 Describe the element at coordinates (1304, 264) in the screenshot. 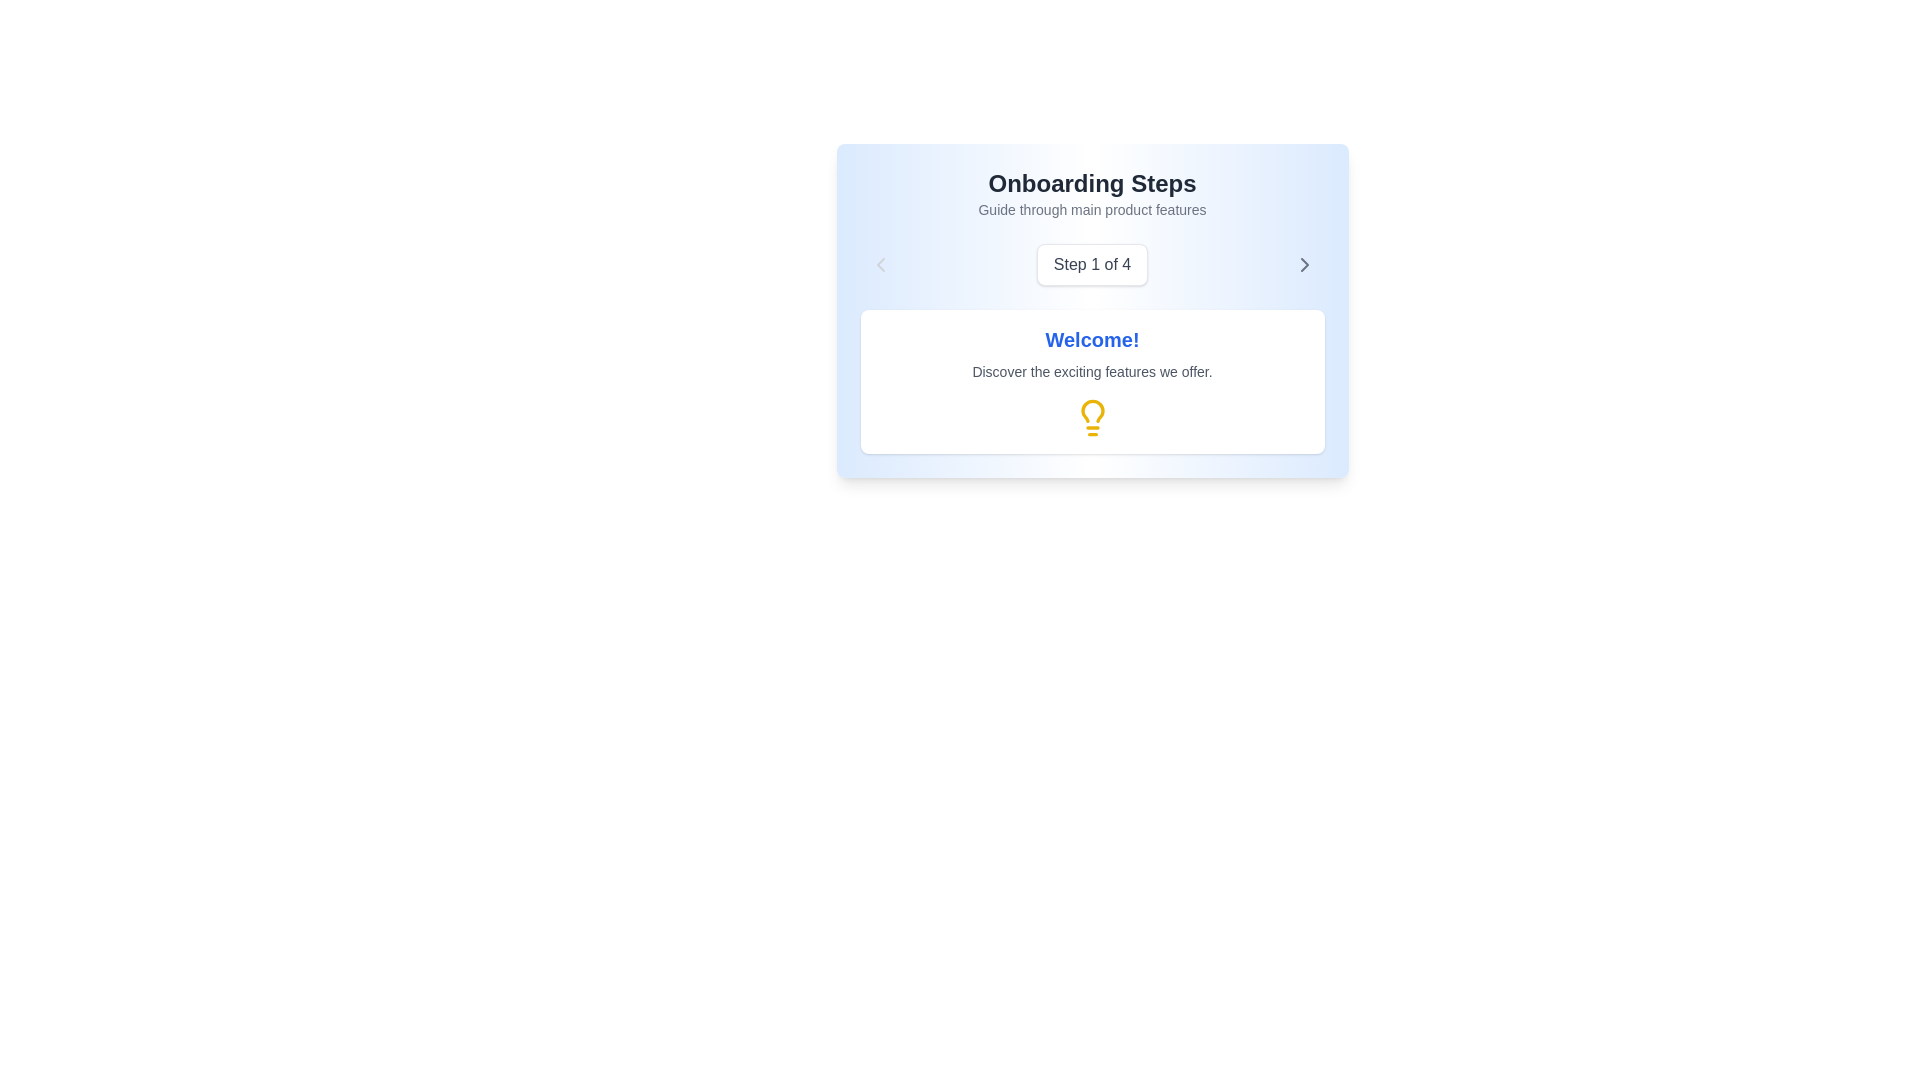

I see `the small button-like arrow with a chevron pointing right, located to the right of the 'Step 1 of 4' text` at that location.